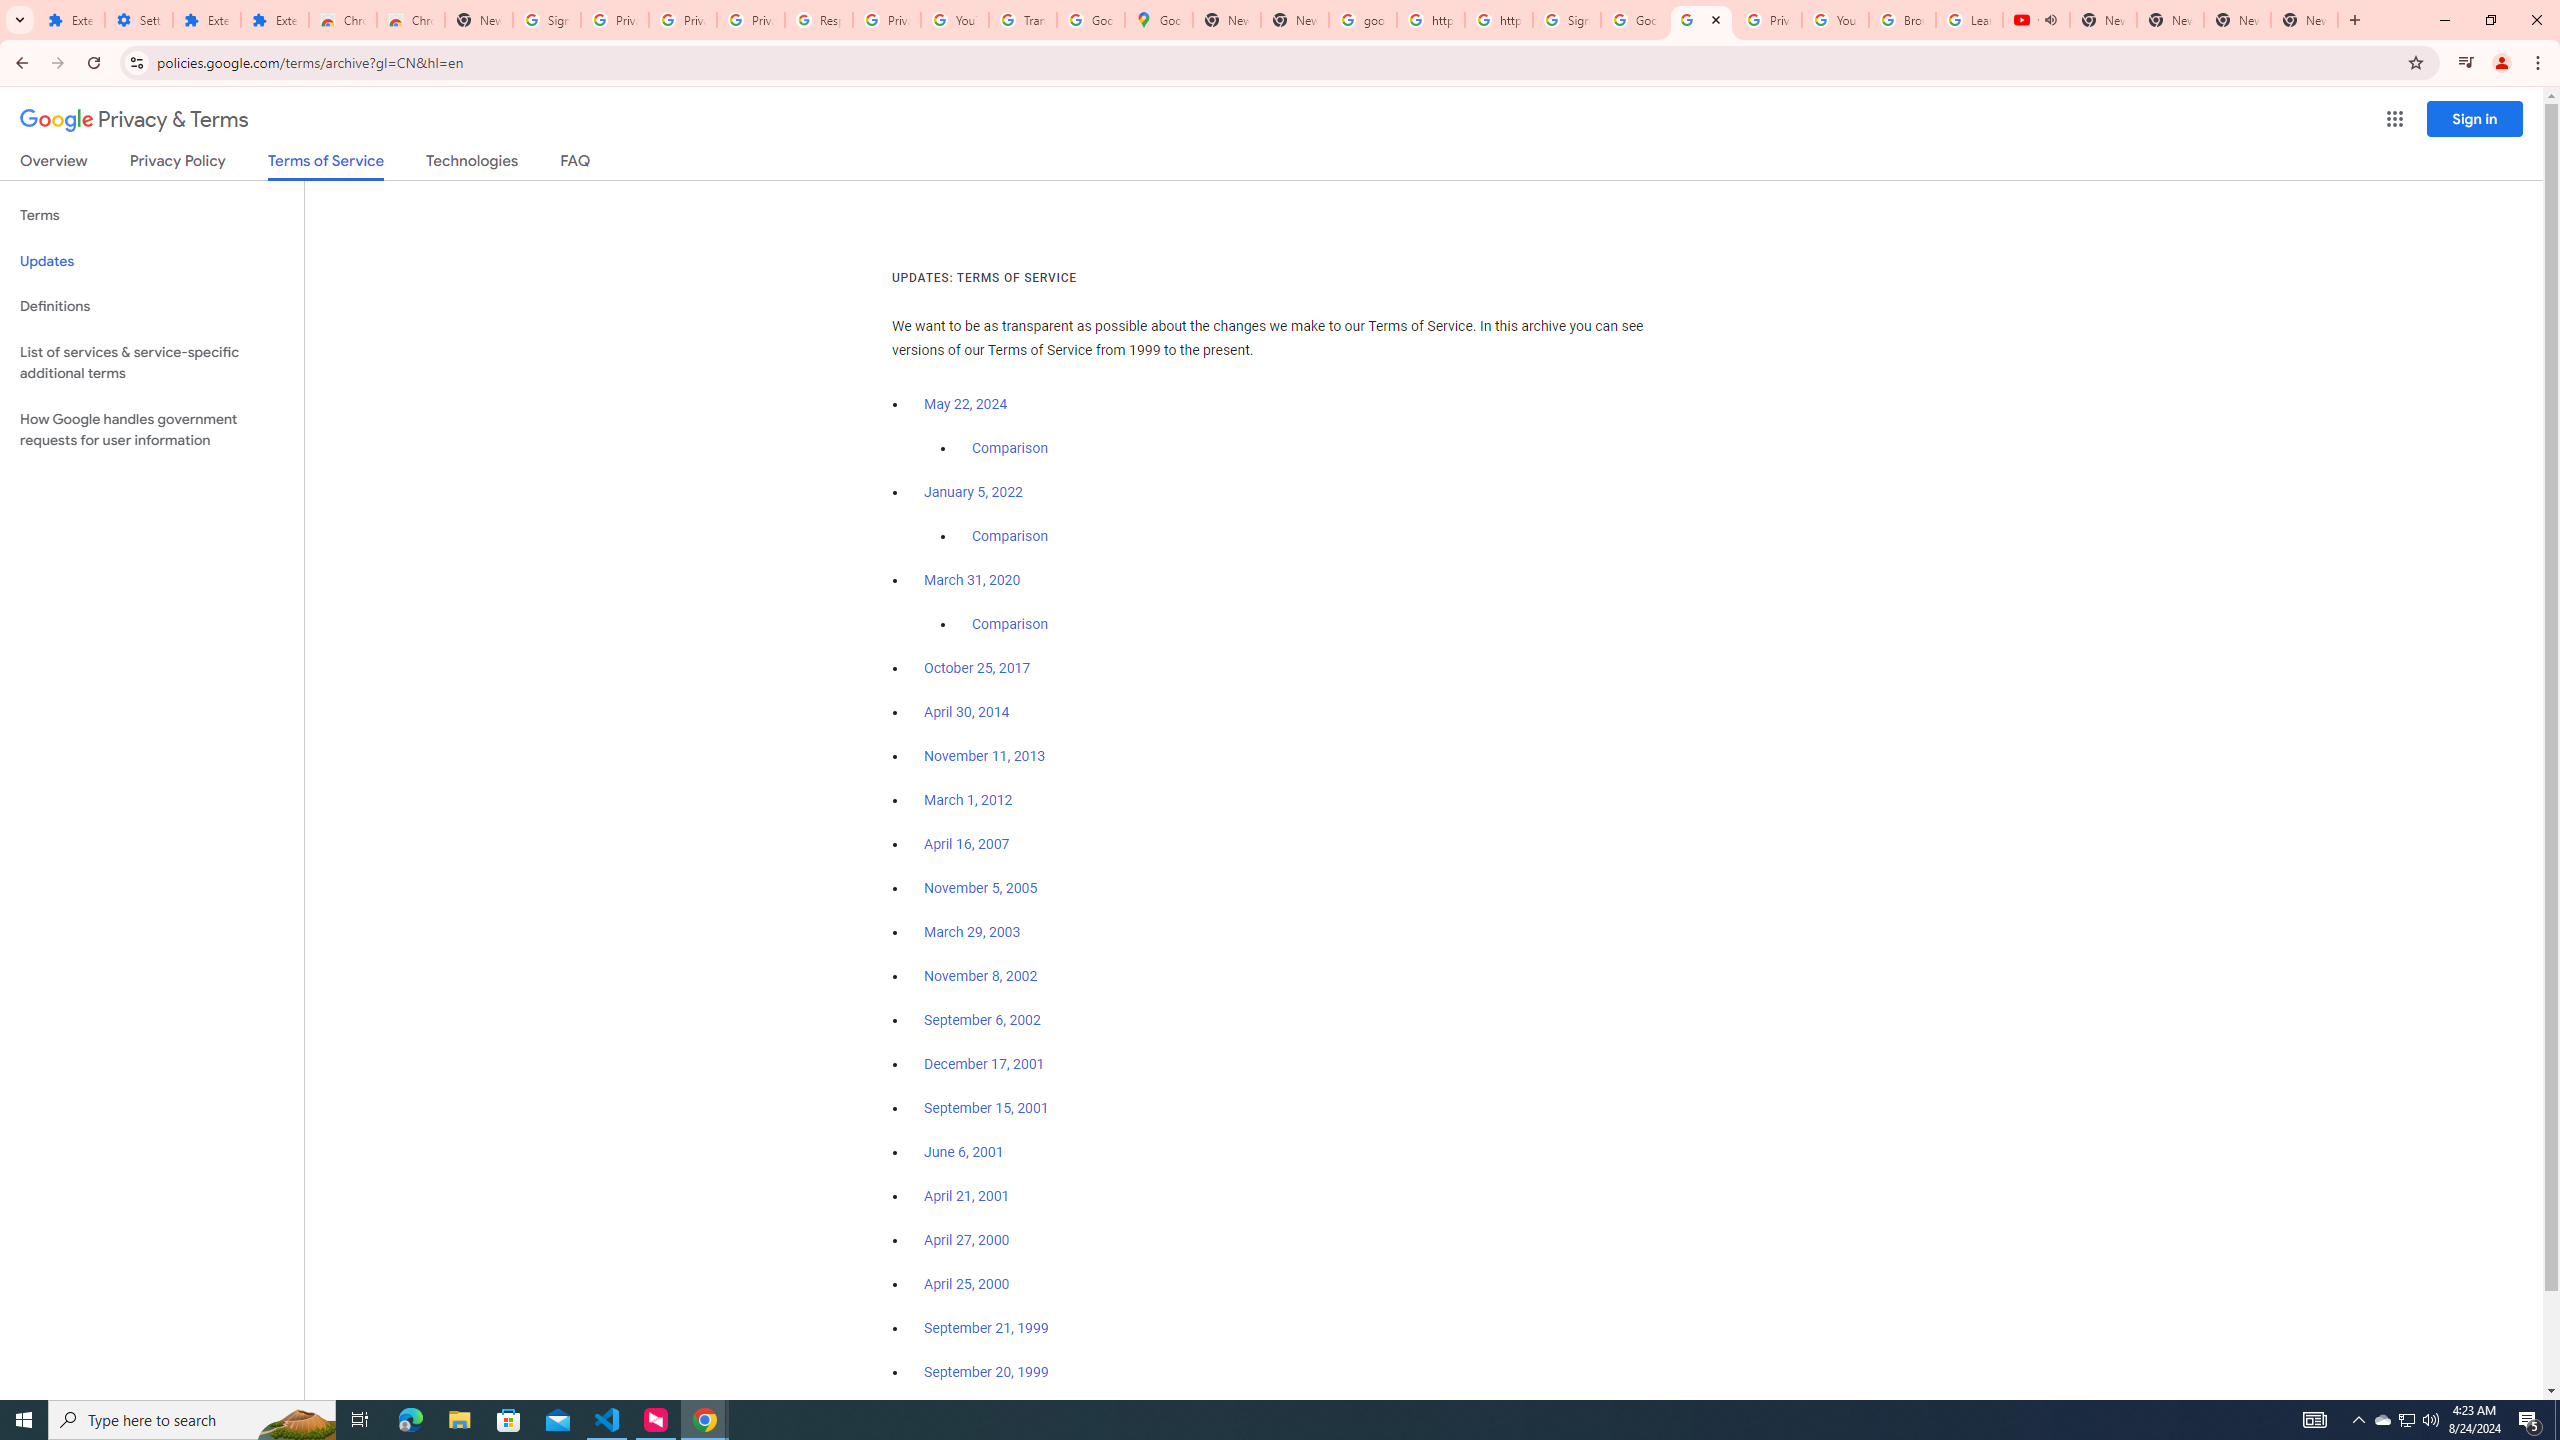  What do you see at coordinates (966, 1238) in the screenshot?
I see `'April 27, 2000'` at bounding box center [966, 1238].